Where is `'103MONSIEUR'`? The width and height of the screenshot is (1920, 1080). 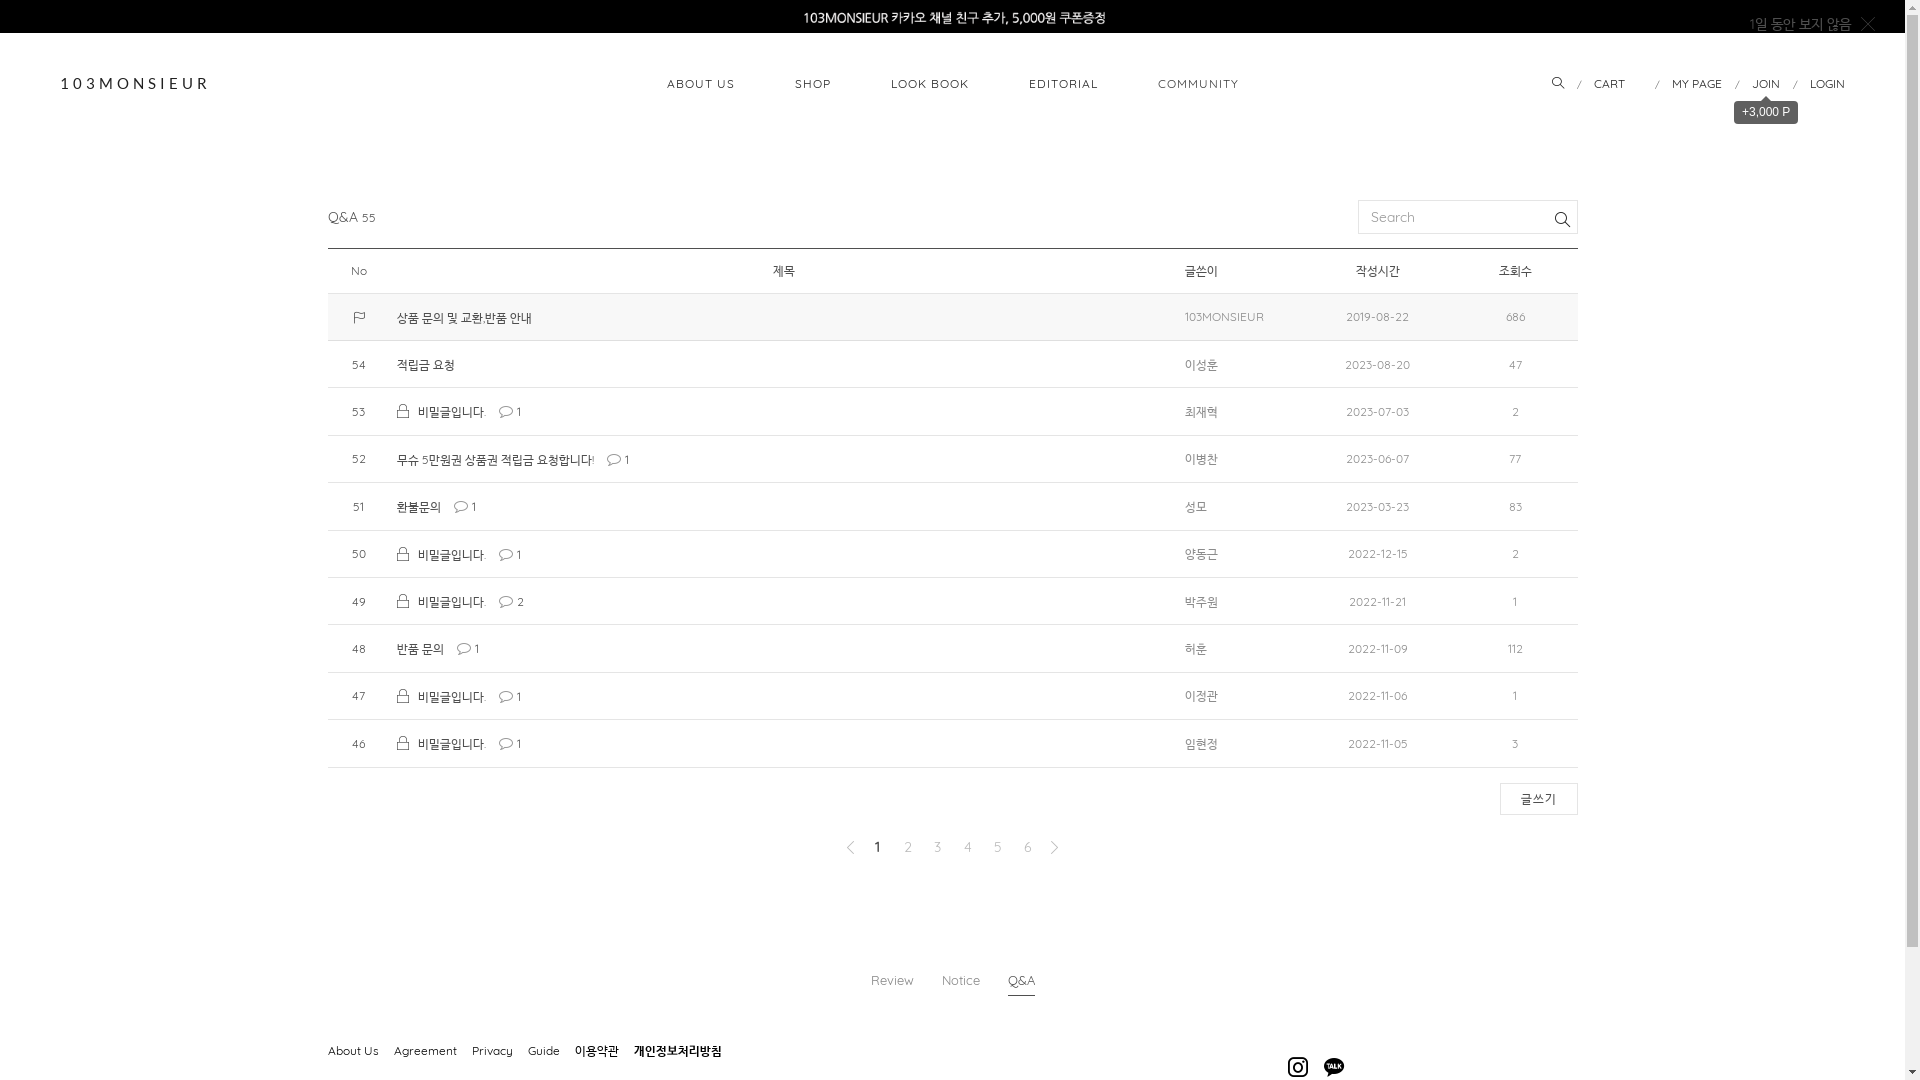 '103MONSIEUR' is located at coordinates (59, 82).